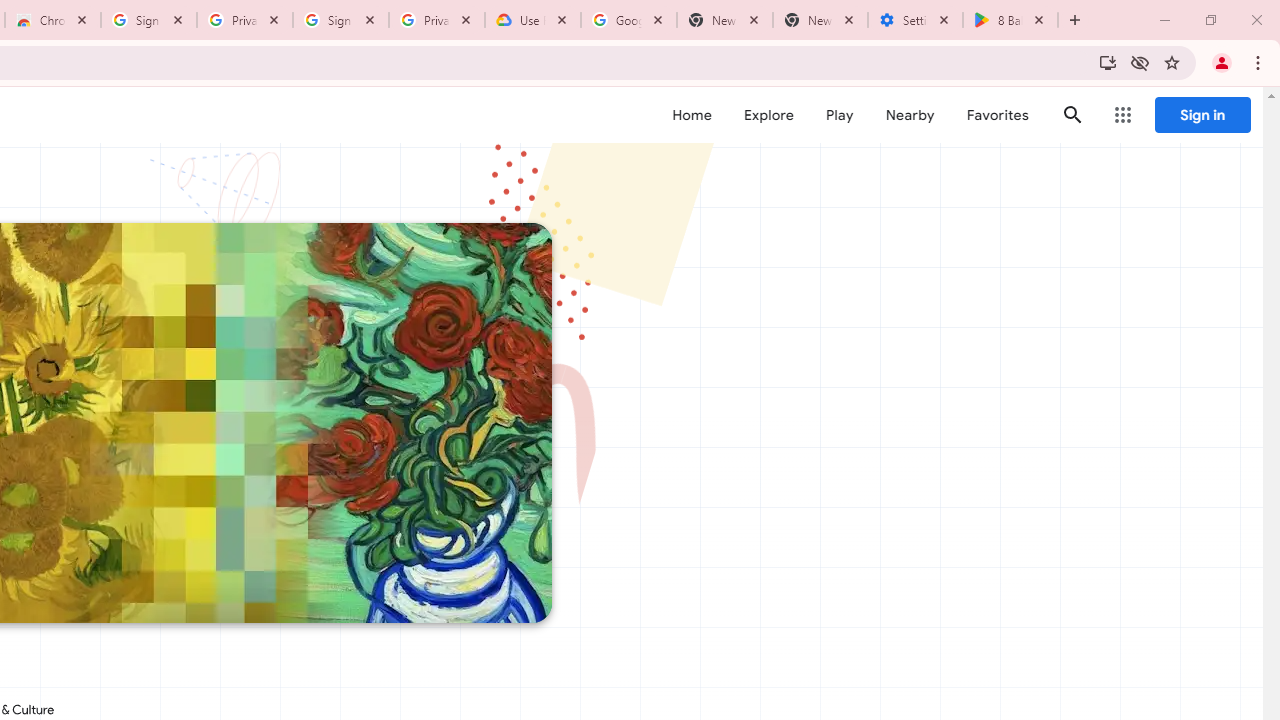  Describe the element at coordinates (914, 20) in the screenshot. I see `'Settings - System'` at that location.